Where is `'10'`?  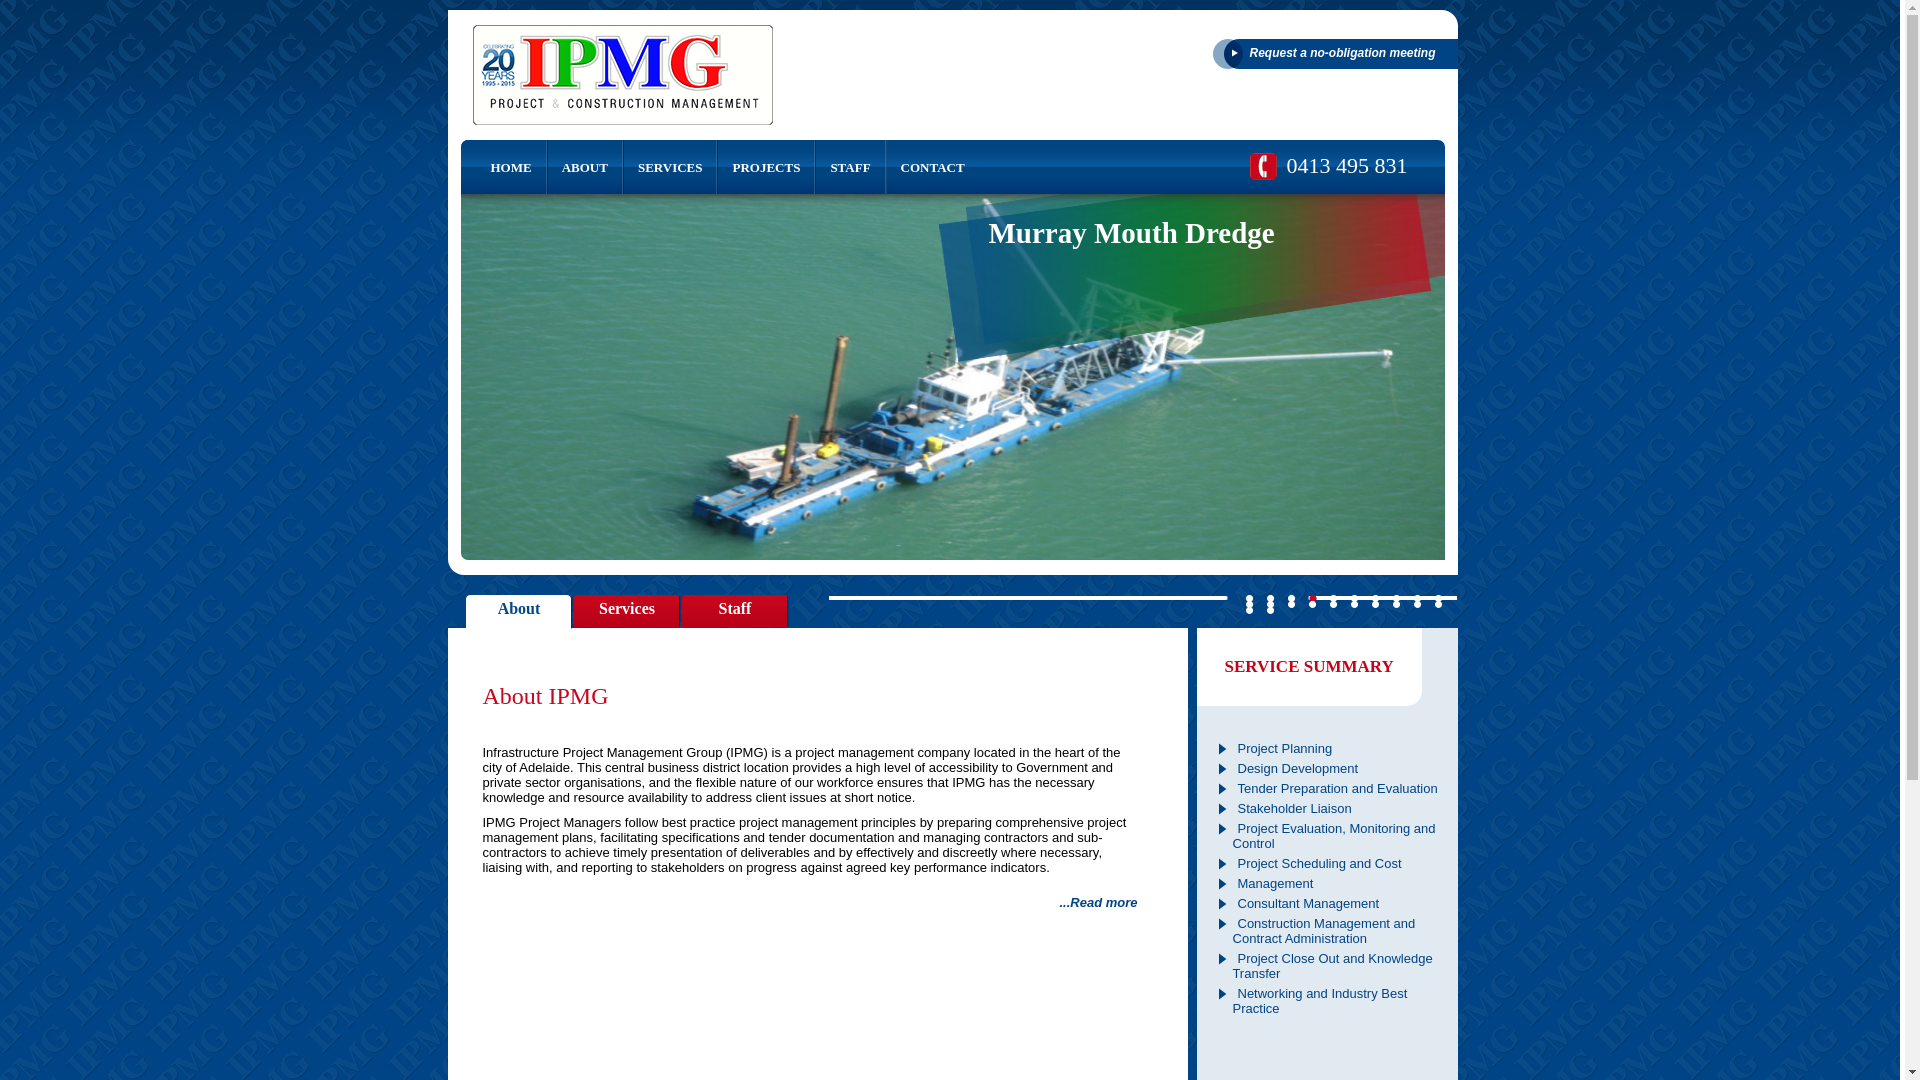 '10' is located at coordinates (1437, 596).